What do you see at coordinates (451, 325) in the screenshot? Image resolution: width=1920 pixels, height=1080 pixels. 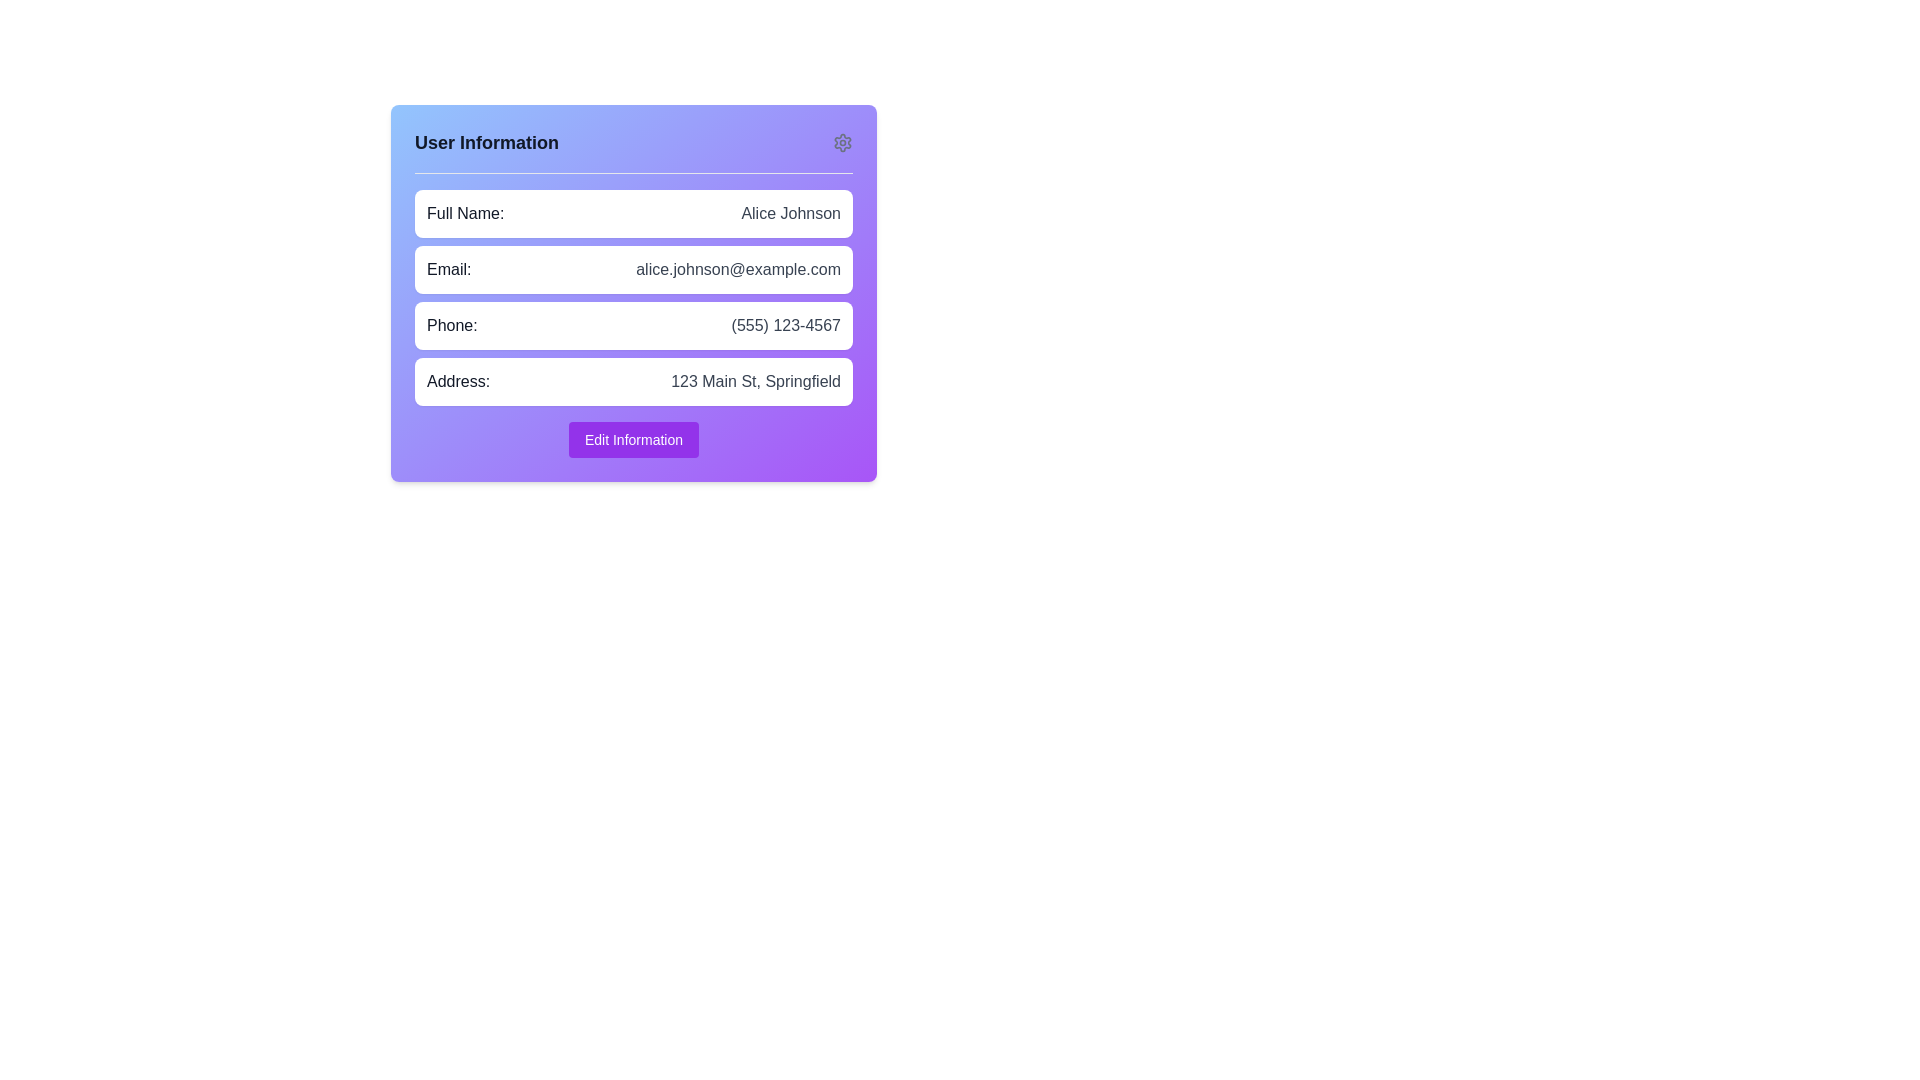 I see `the 'Phone:' label that describes the user's phone number, located beneath the 'Email:' entry in a vertically-aligned list of label-value pairs` at bounding box center [451, 325].